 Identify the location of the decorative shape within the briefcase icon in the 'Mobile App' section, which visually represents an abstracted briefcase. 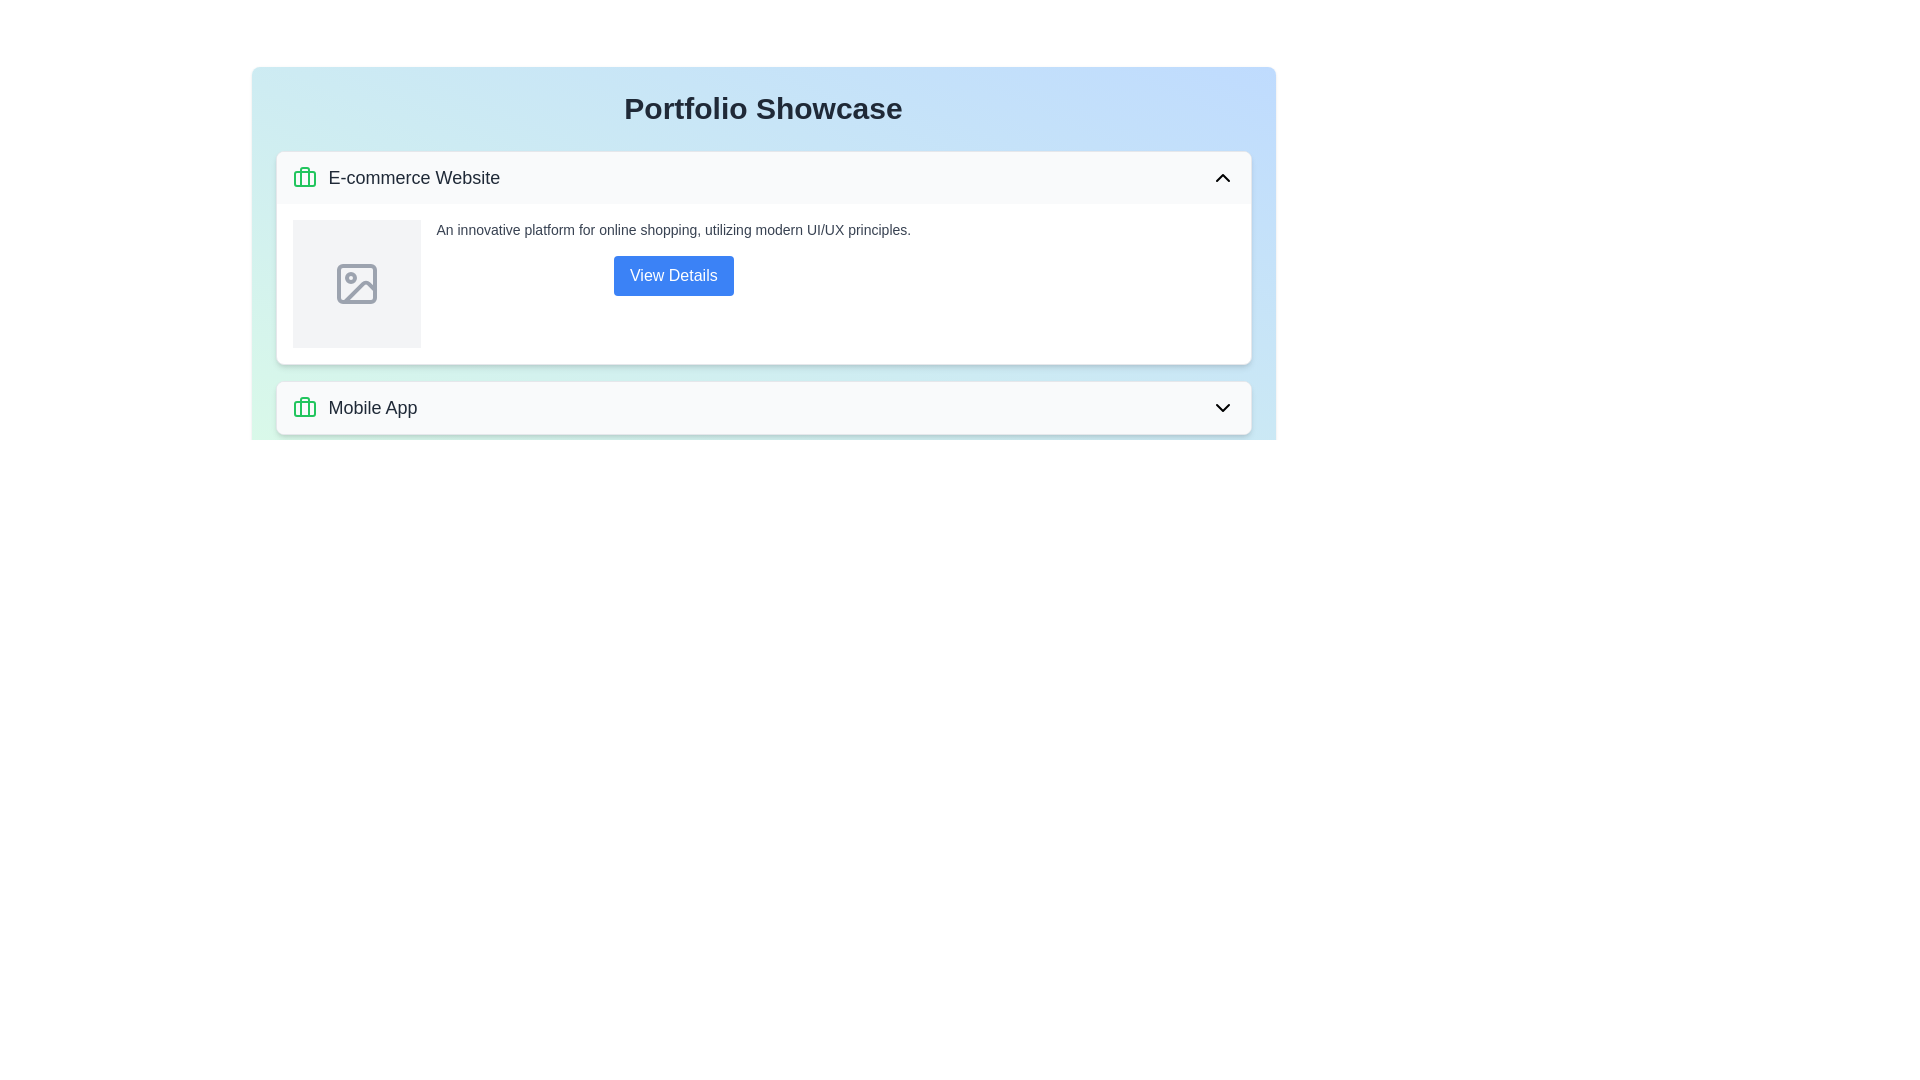
(303, 177).